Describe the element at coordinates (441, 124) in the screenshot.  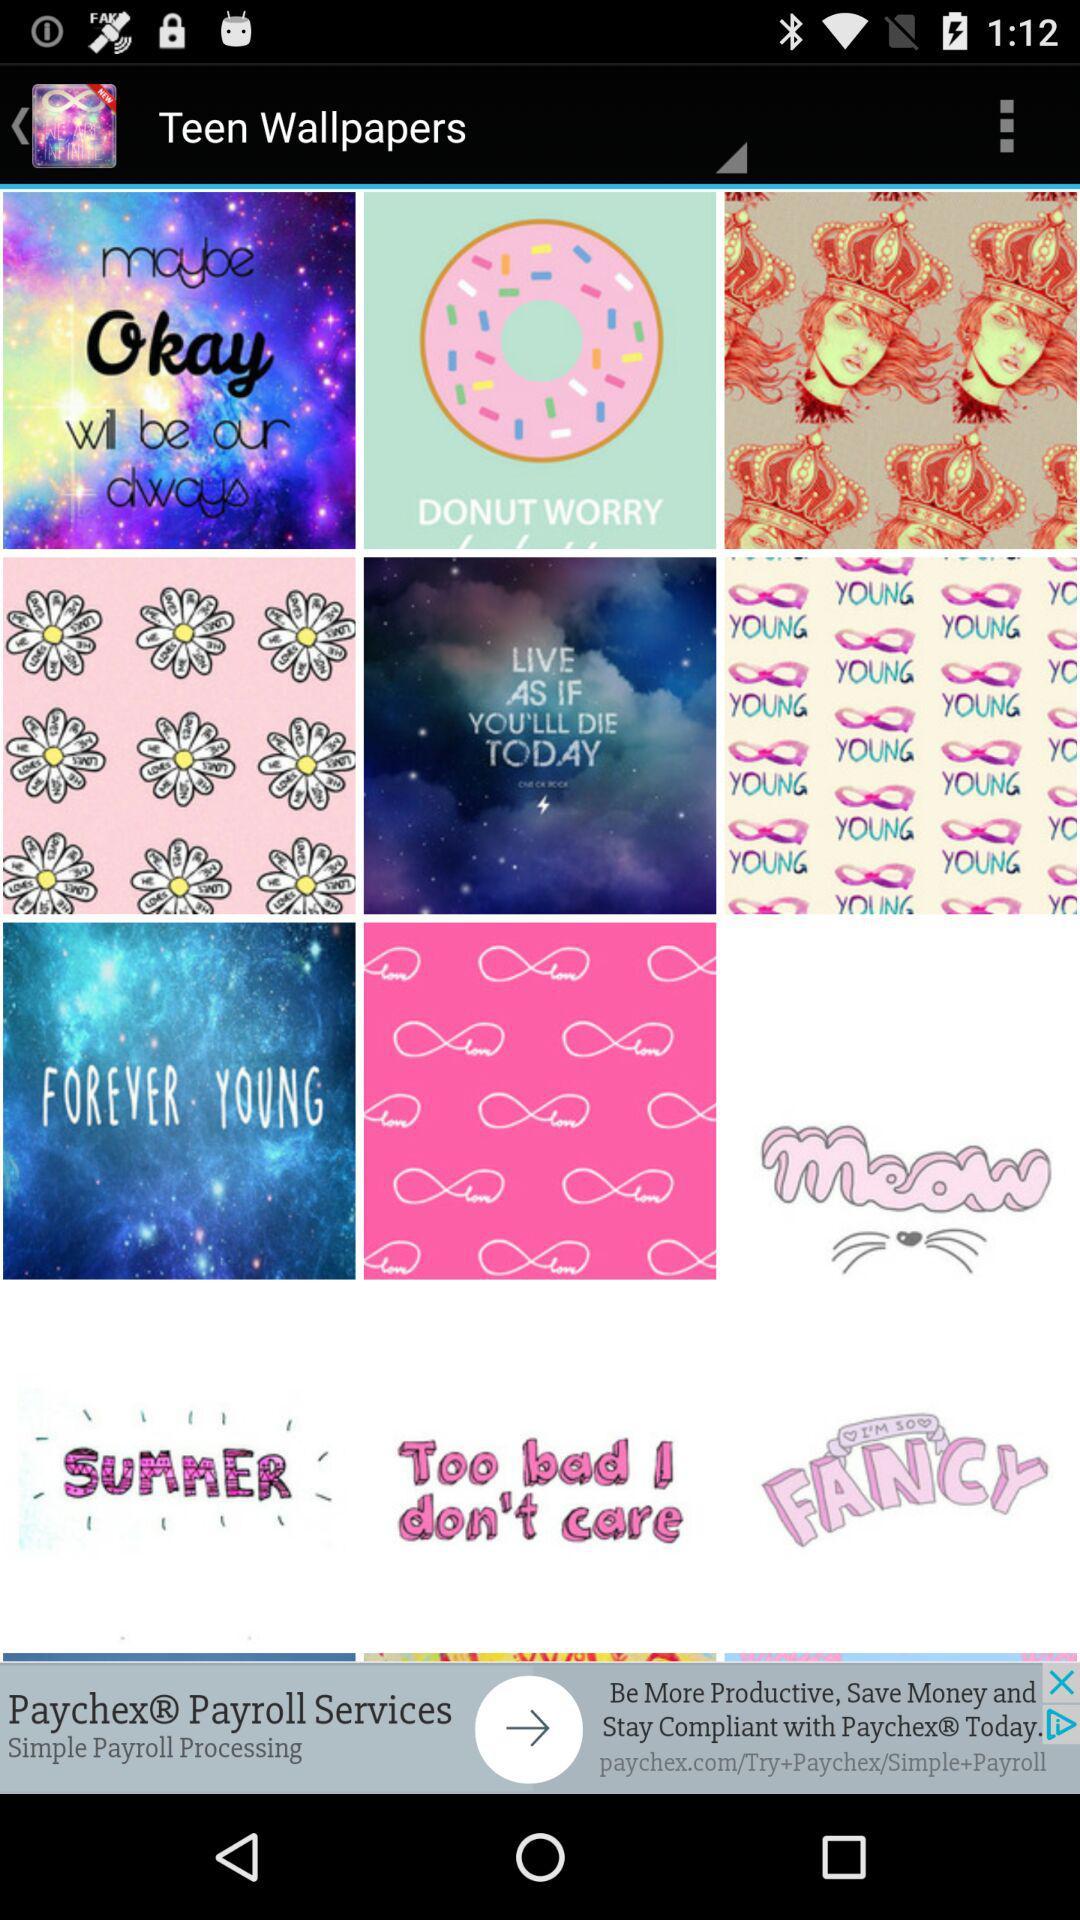
I see `teen wallpapers` at that location.